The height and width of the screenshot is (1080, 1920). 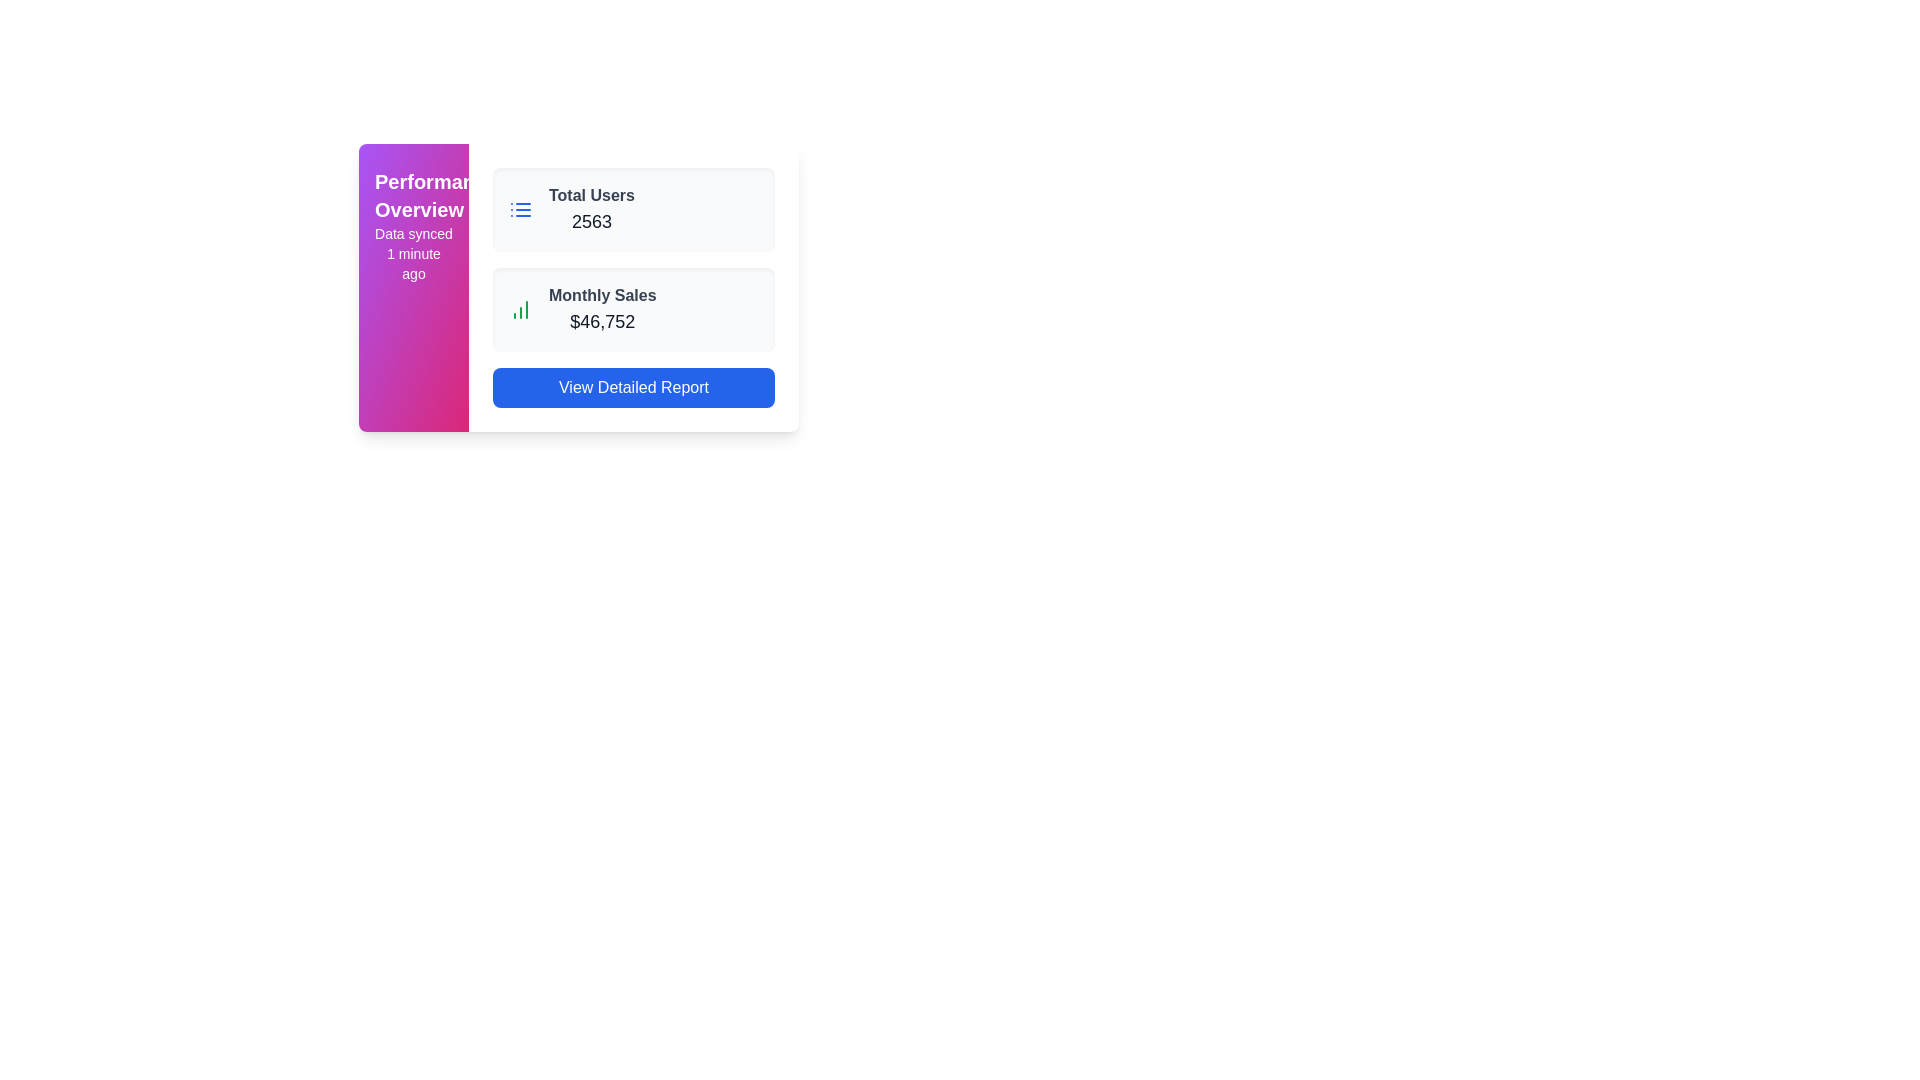 I want to click on displayed information from the first Information Card located at the top of the vertical stack, right of the 'Performance Overview' pink sidebar, so click(x=632, y=209).